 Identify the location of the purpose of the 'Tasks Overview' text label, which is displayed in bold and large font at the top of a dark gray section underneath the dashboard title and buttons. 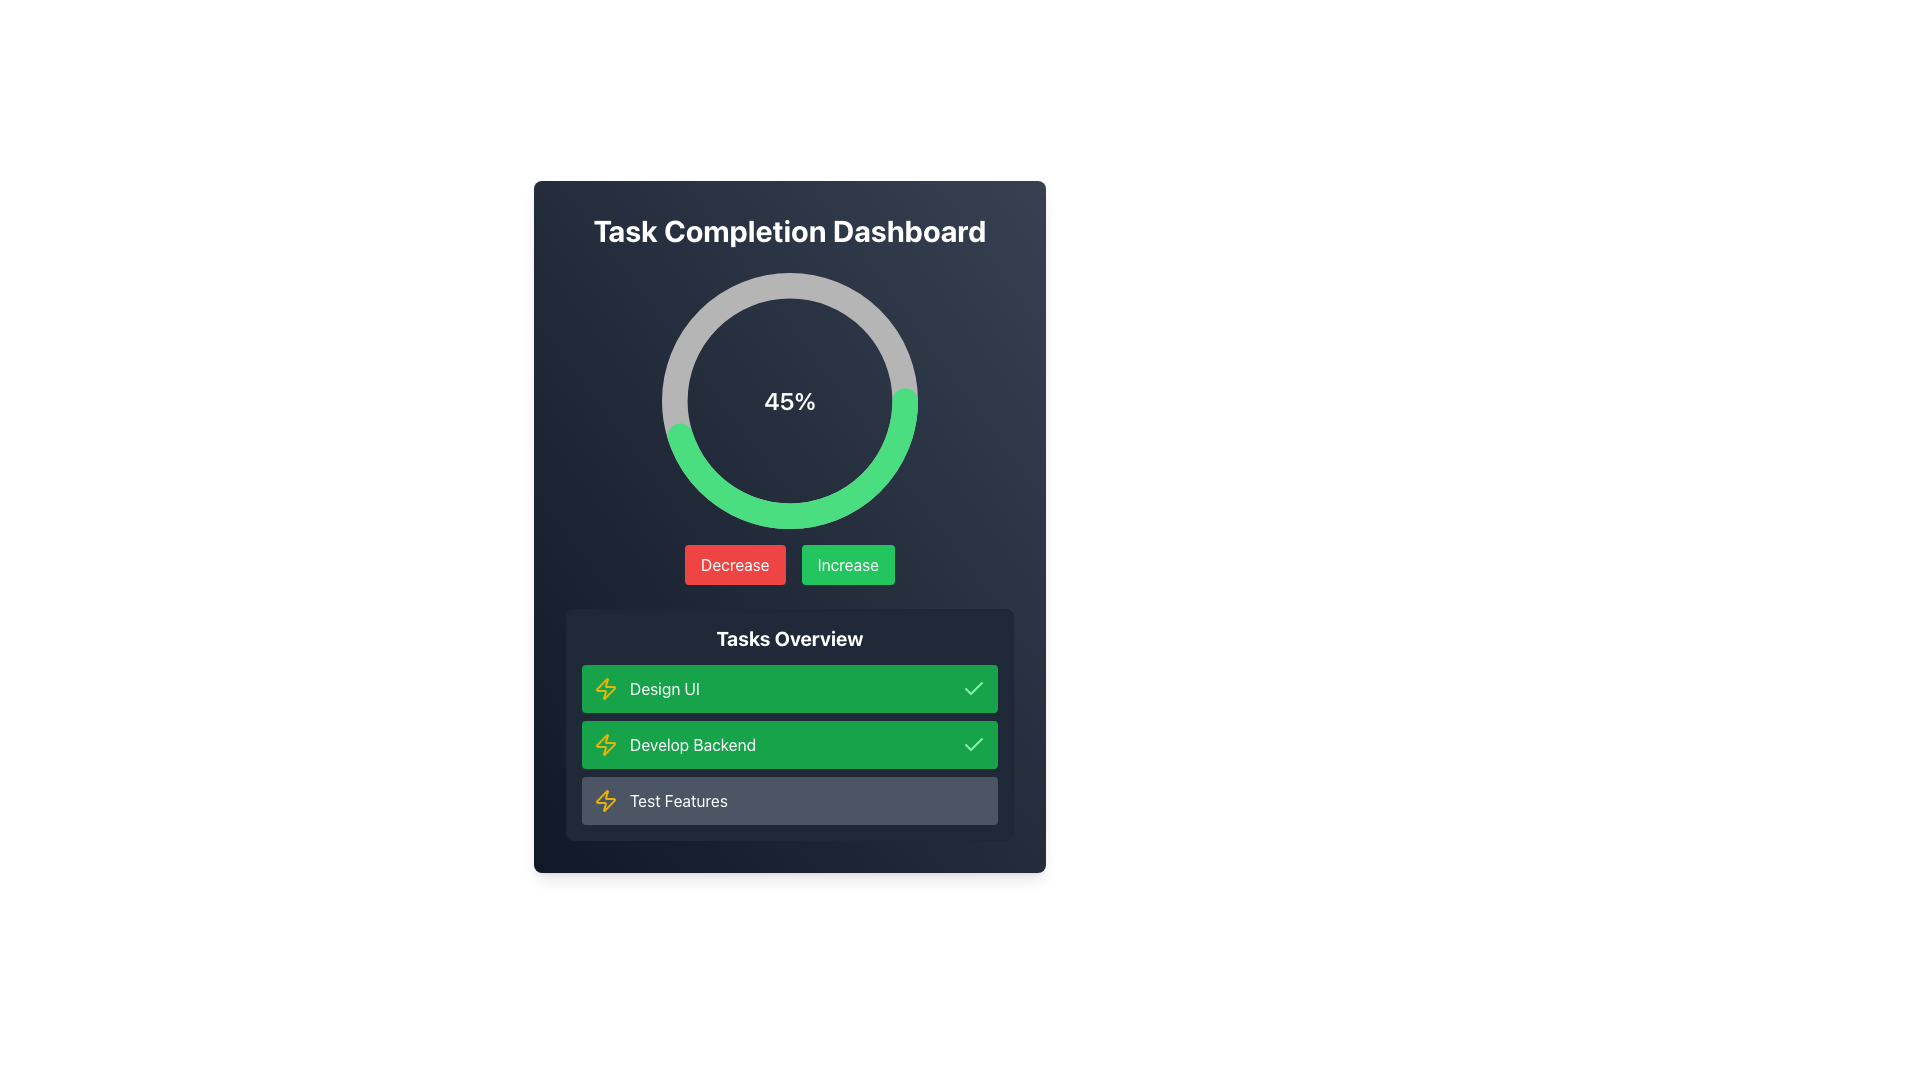
(789, 639).